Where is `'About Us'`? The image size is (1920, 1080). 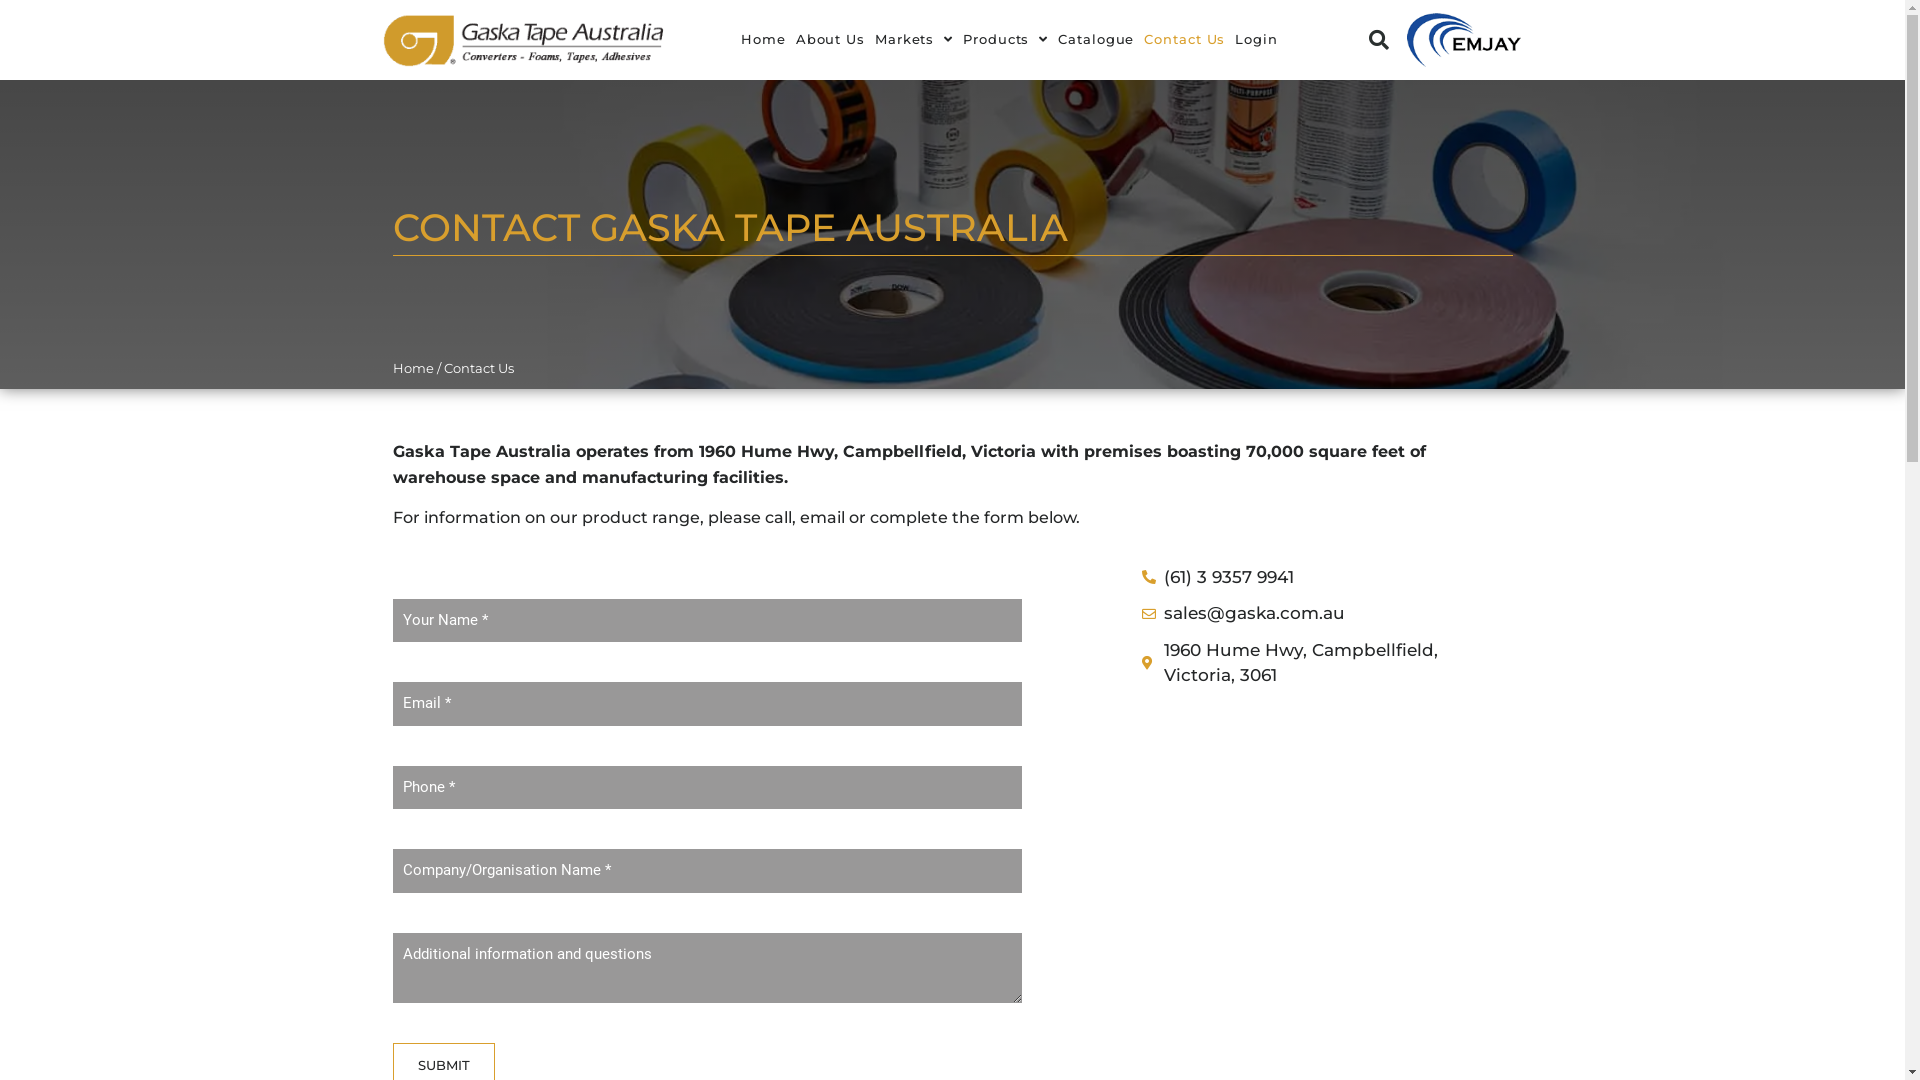
'About Us' is located at coordinates (830, 39).